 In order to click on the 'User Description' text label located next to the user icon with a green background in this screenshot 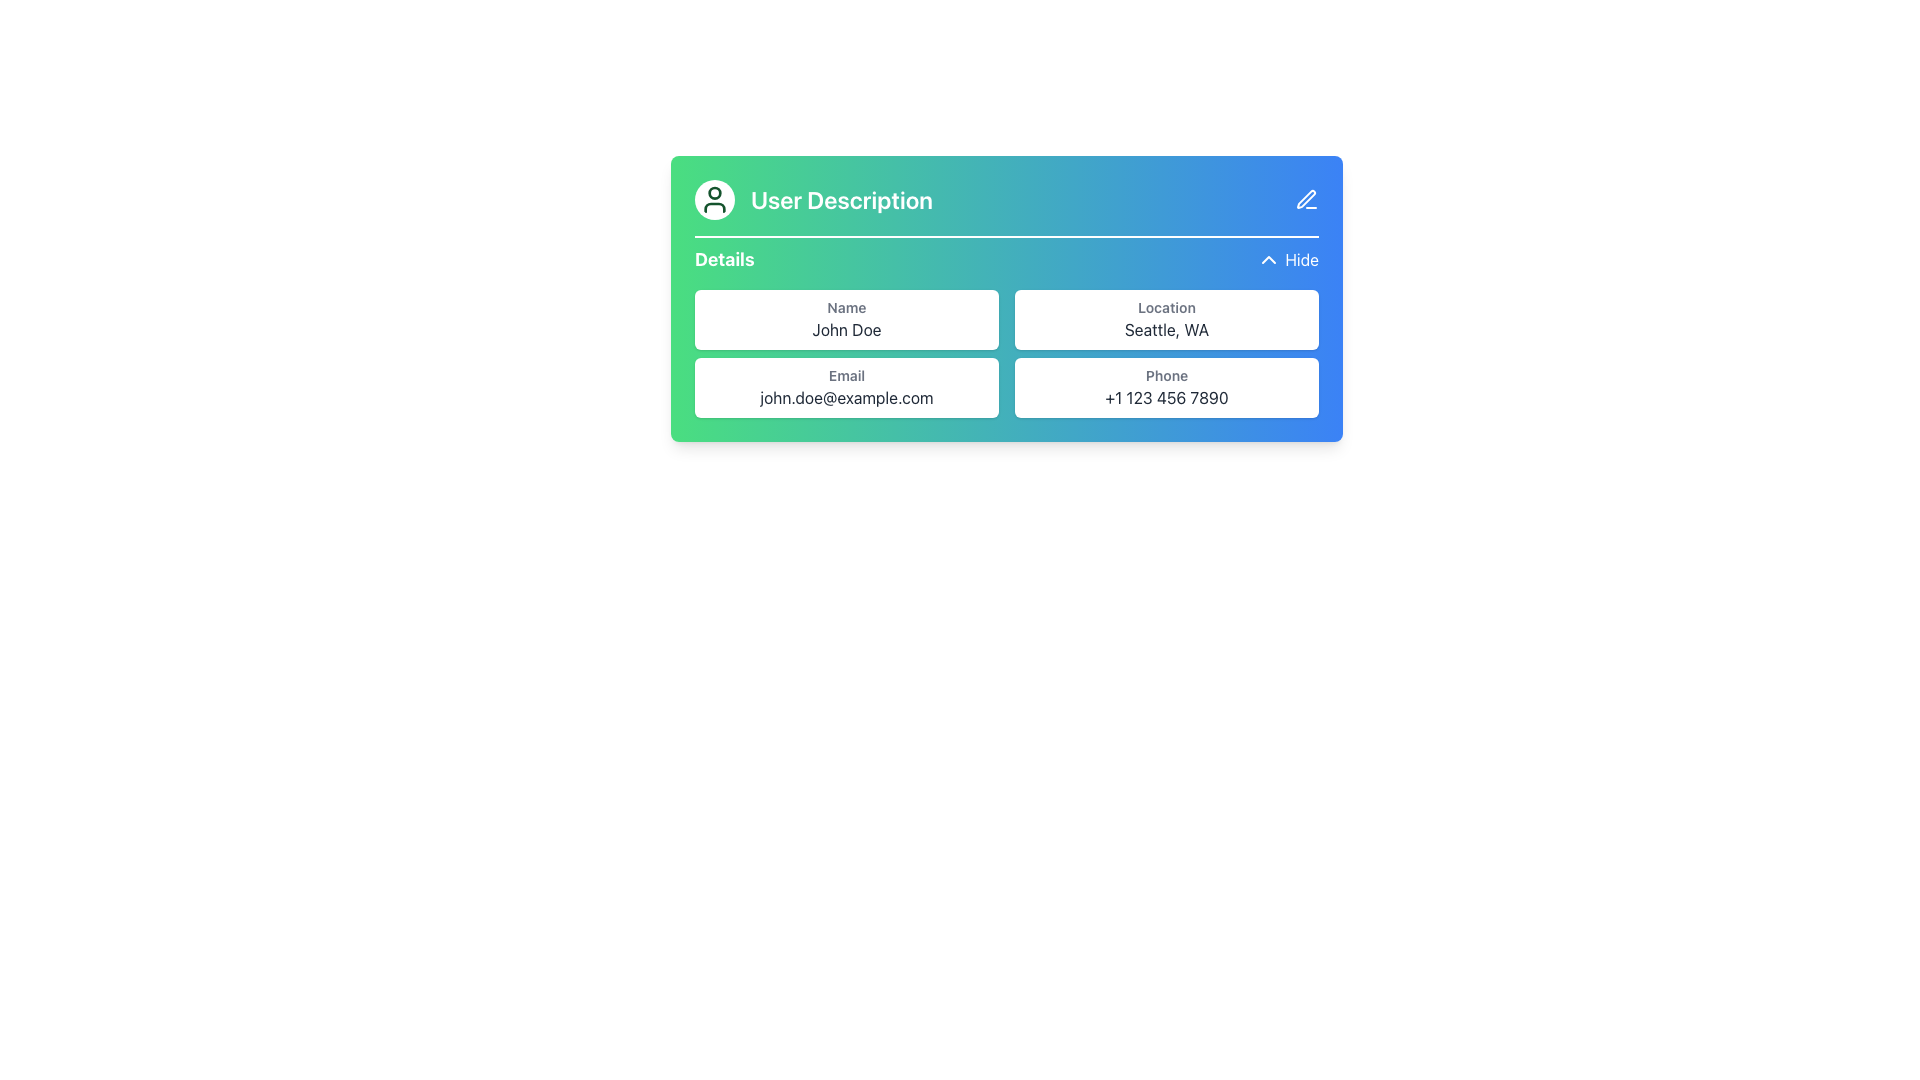, I will do `click(814, 200)`.